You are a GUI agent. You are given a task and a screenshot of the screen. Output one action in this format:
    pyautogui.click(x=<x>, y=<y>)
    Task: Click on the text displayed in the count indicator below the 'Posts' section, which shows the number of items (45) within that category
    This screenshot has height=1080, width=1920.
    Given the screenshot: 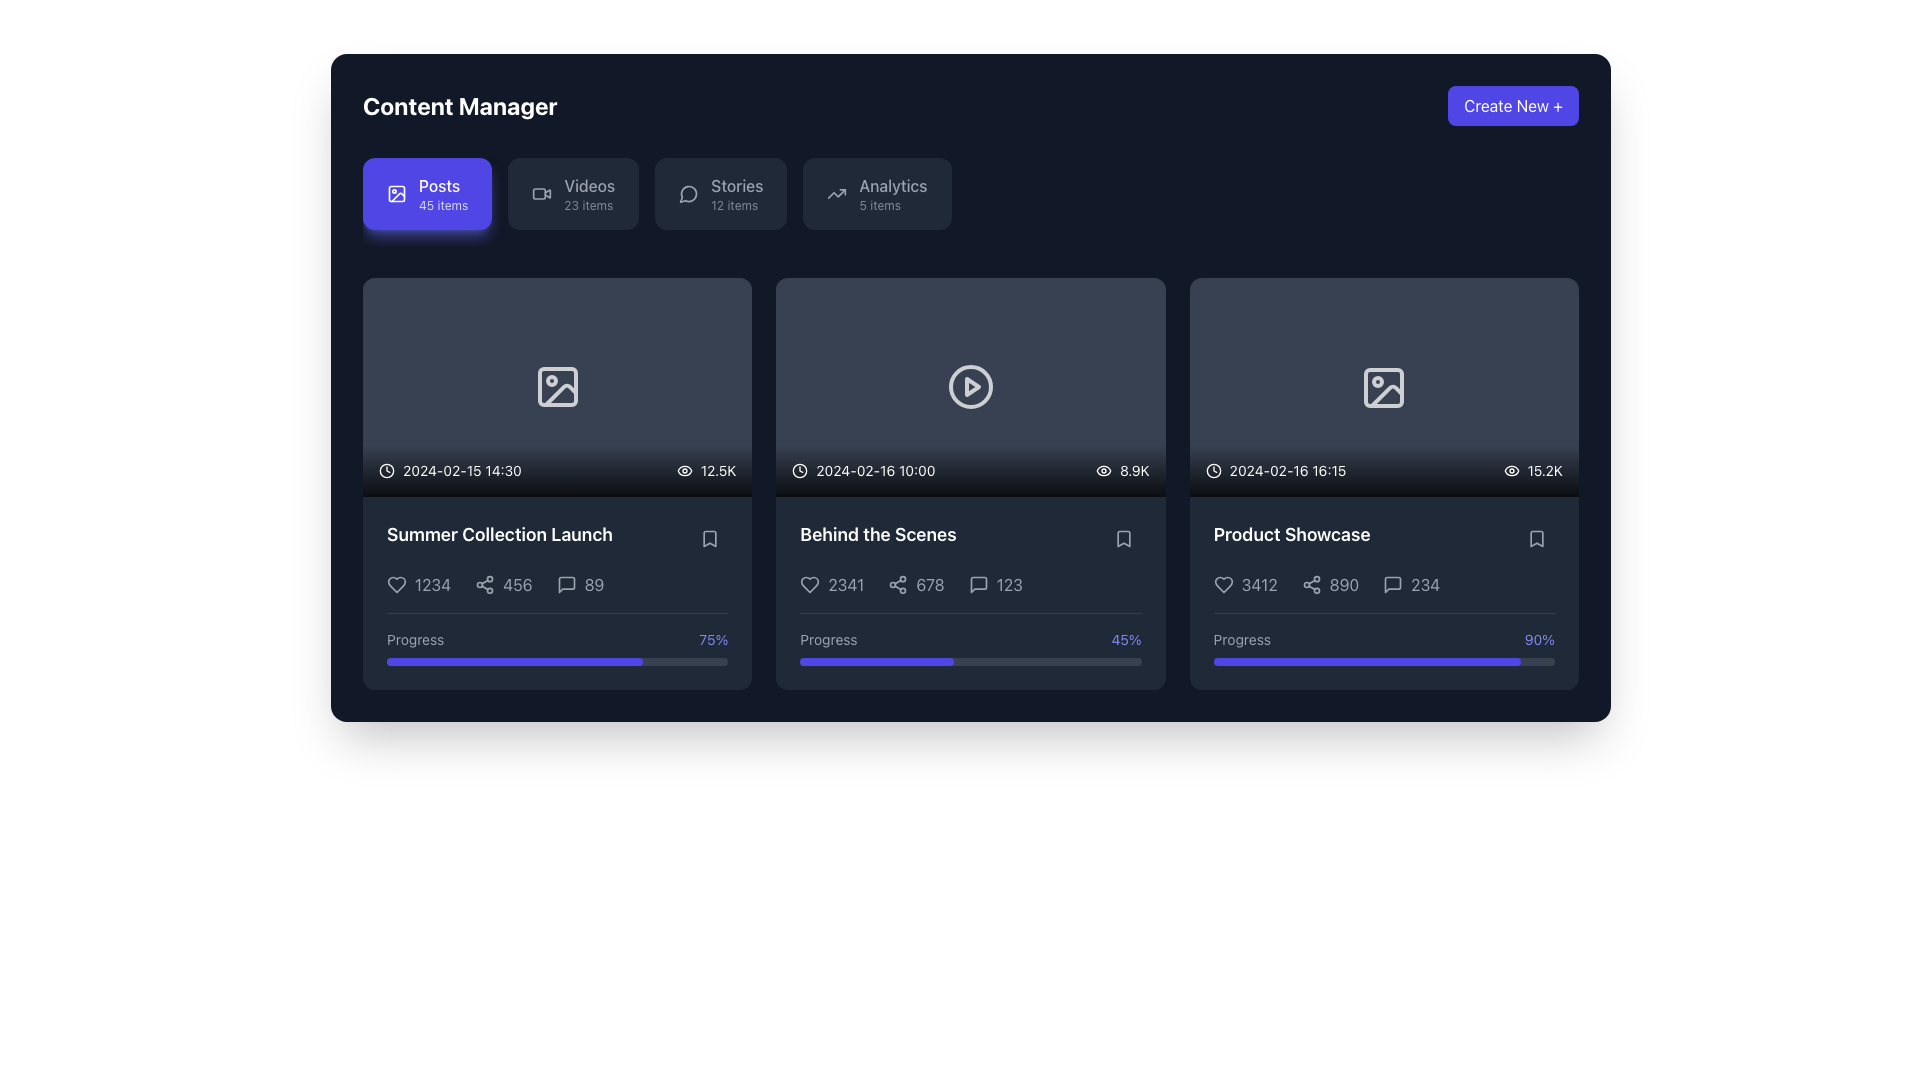 What is the action you would take?
    pyautogui.click(x=442, y=205)
    